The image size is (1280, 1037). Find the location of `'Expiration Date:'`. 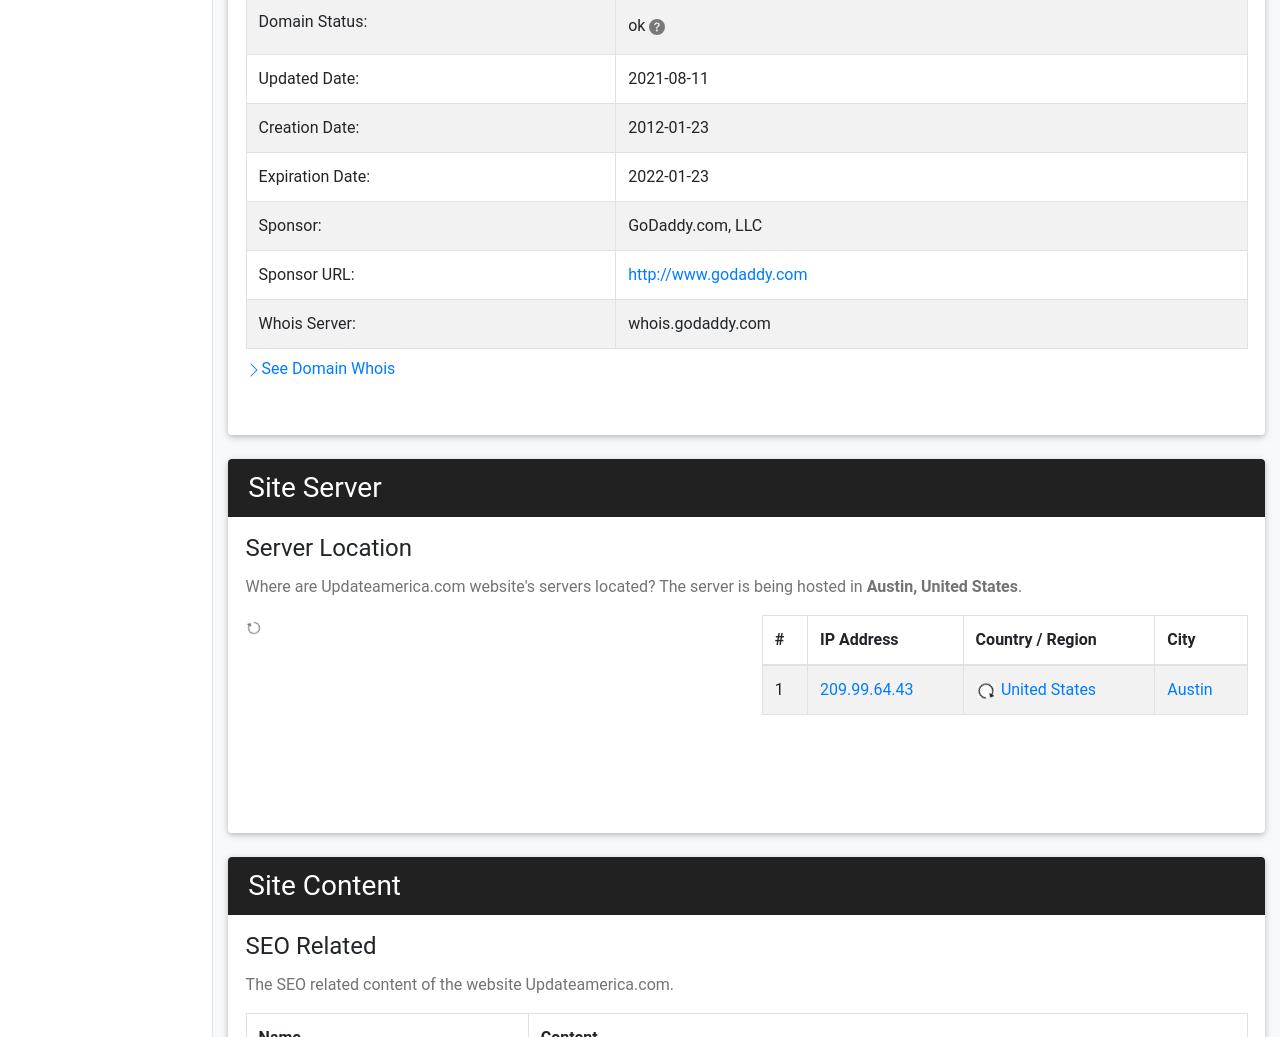

'Expiration Date:' is located at coordinates (257, 175).